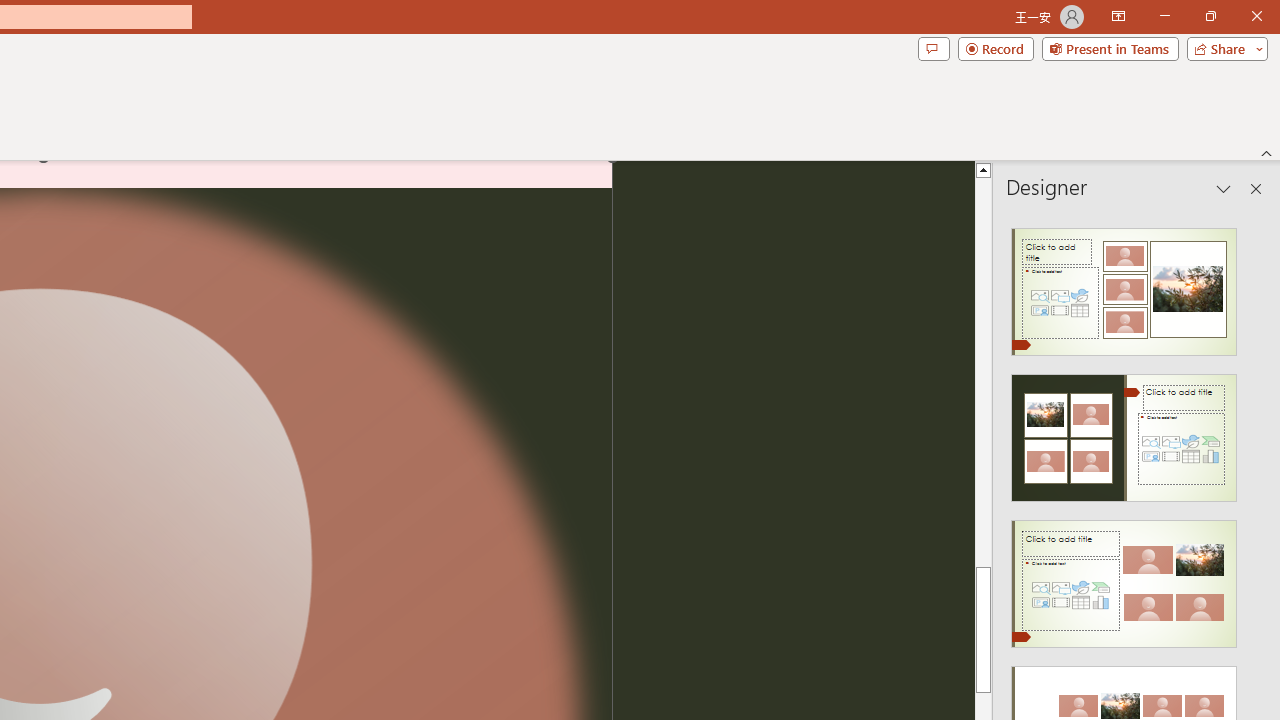 The width and height of the screenshot is (1280, 720). Describe the element at coordinates (1124, 577) in the screenshot. I see `'Design Idea'` at that location.